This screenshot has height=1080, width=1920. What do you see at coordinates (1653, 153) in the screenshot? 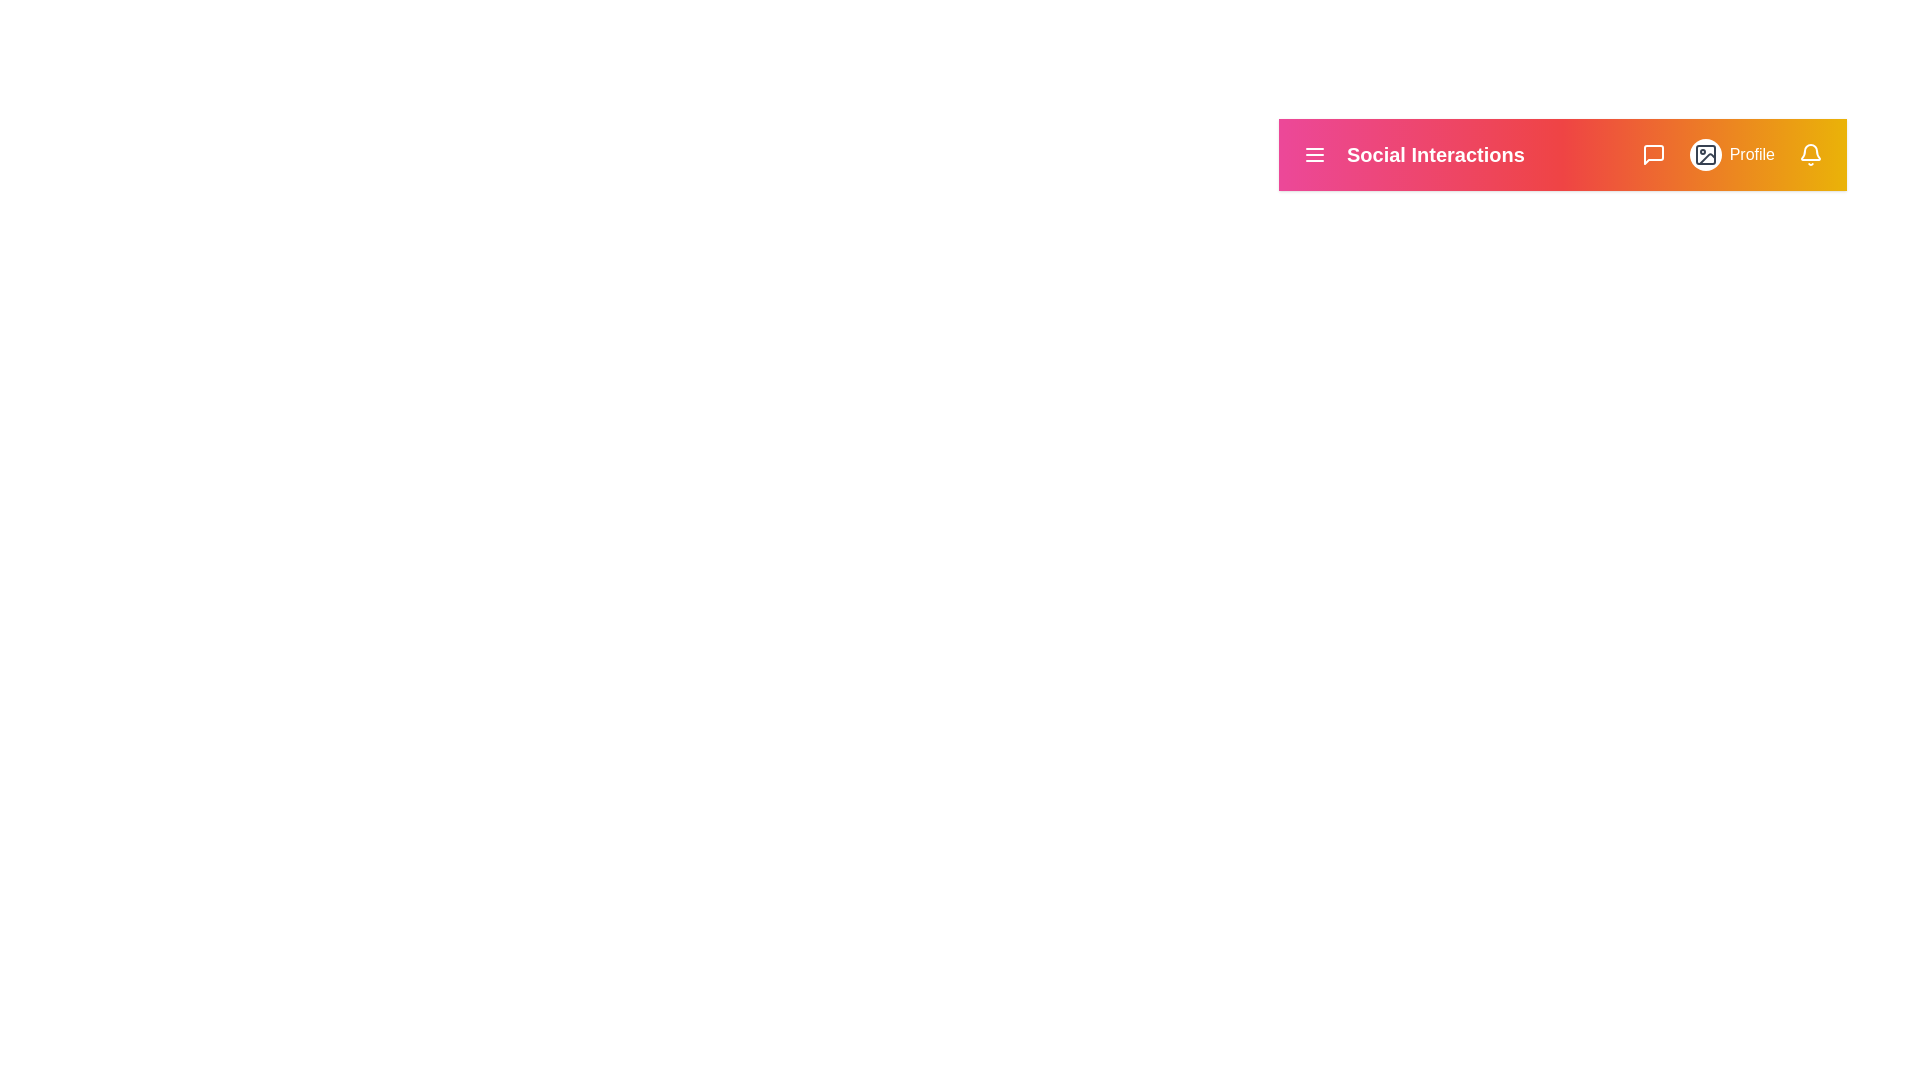
I see `the messages icon to view messages` at bounding box center [1653, 153].